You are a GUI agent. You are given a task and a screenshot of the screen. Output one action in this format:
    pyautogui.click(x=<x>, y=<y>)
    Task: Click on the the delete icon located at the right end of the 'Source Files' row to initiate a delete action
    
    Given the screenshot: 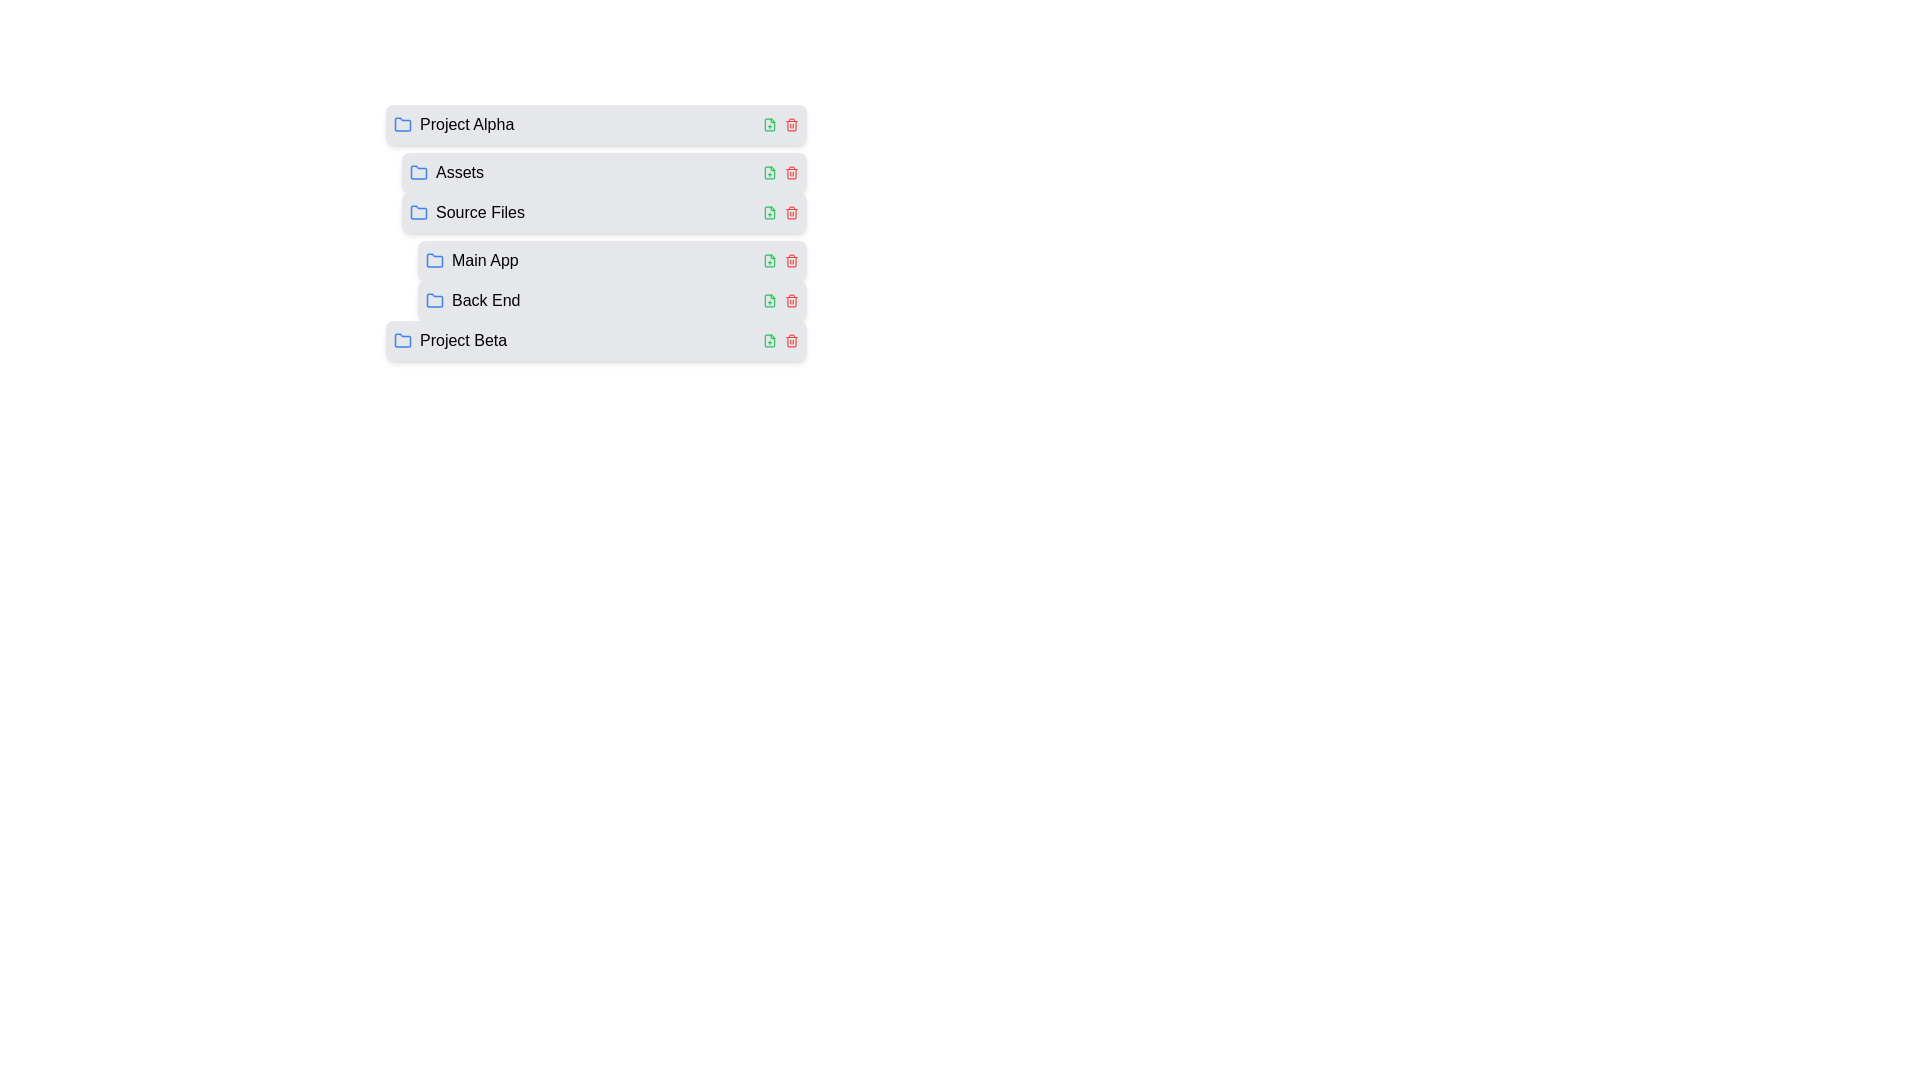 What is the action you would take?
    pyautogui.click(x=791, y=212)
    